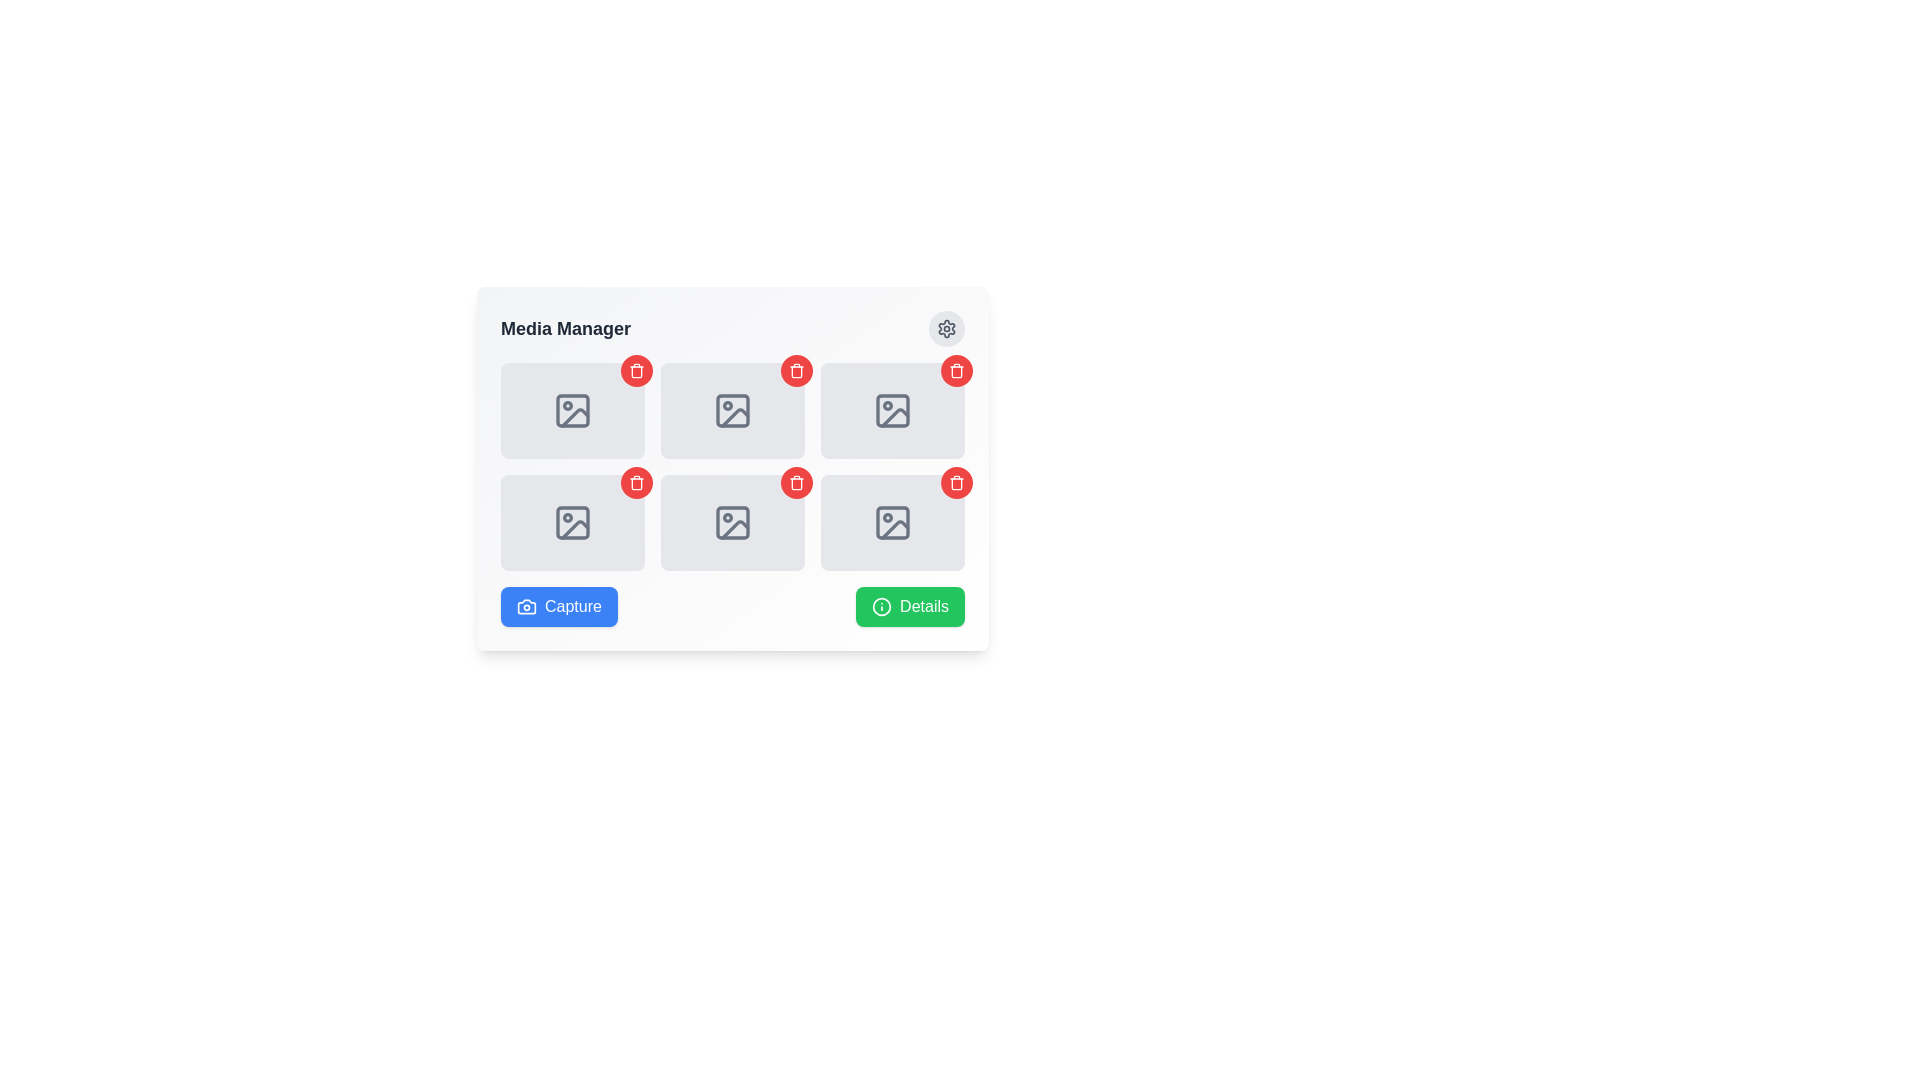 The height and width of the screenshot is (1080, 1920). Describe the element at coordinates (945, 327) in the screenshot. I see `the circular button with a light gray background and a gear icon located in the top-right corner of the 'Media Manager' section` at that location.